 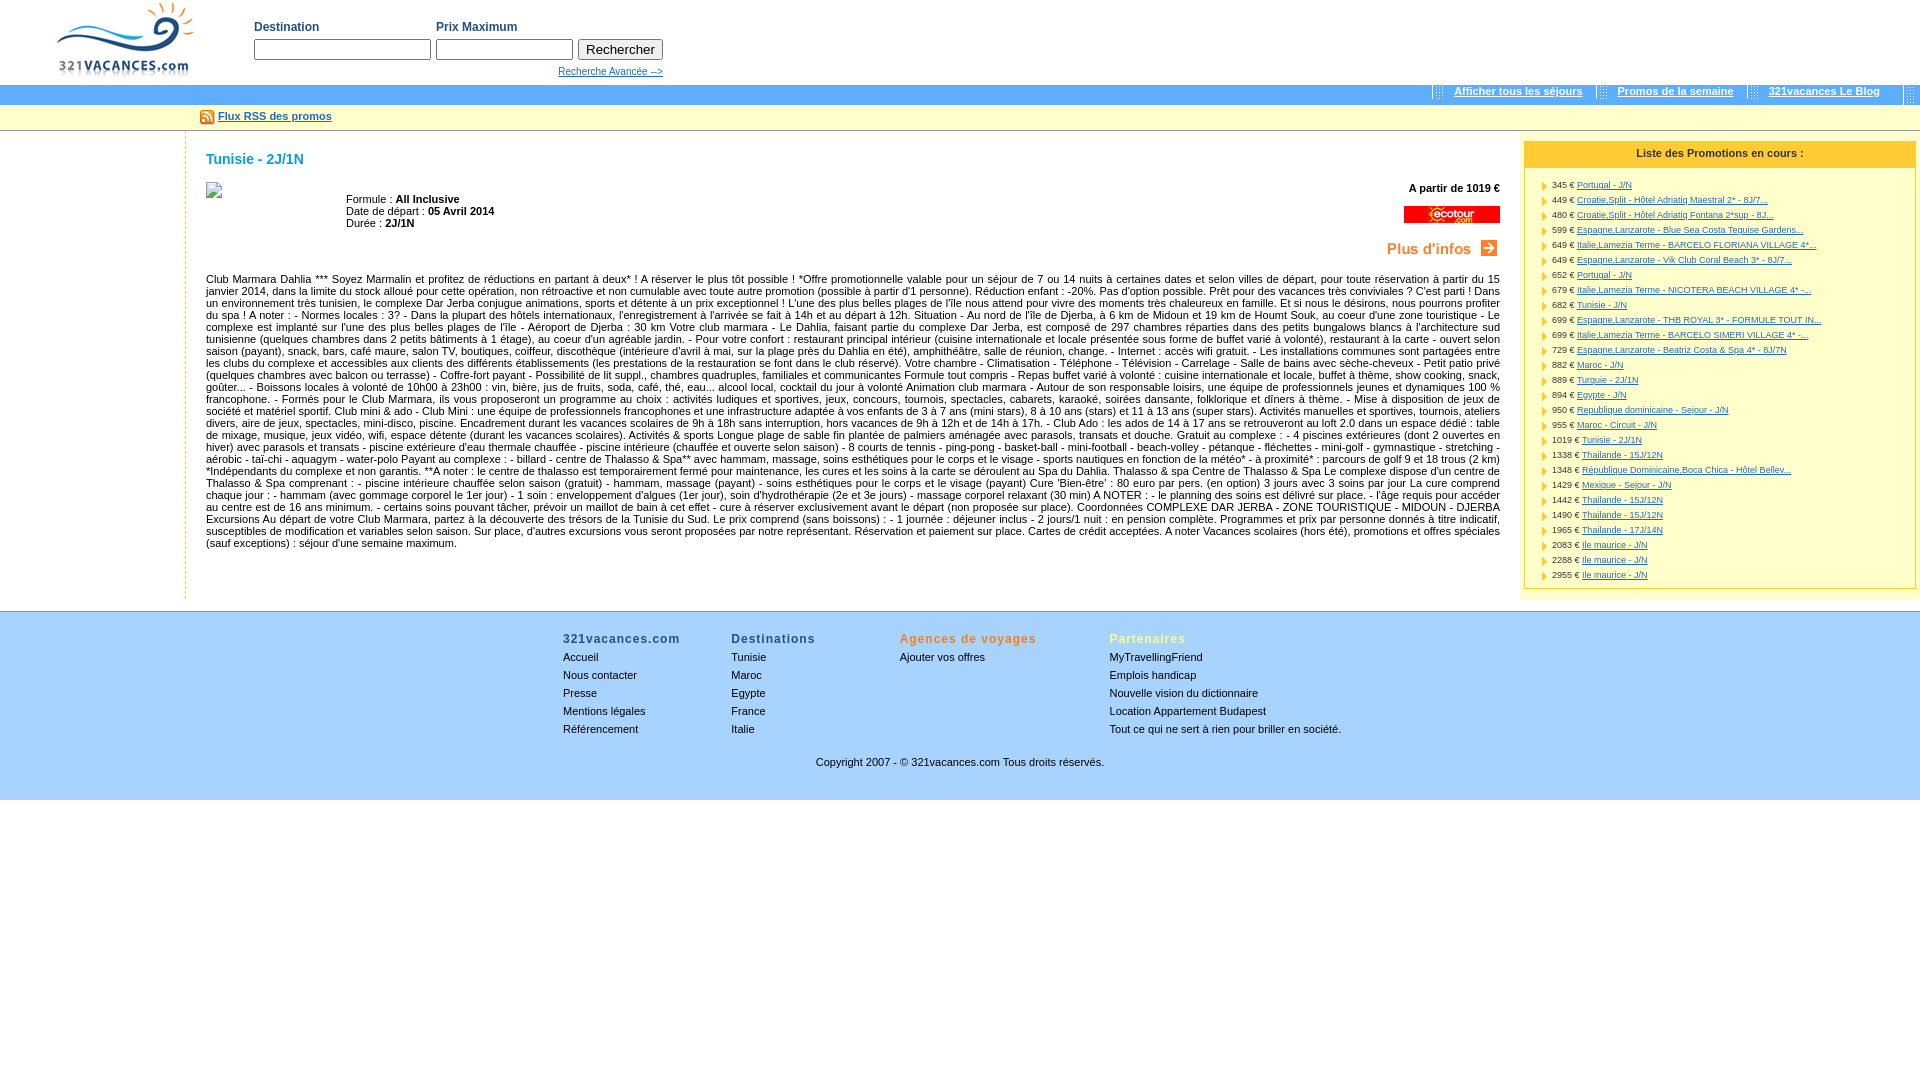 What do you see at coordinates (747, 692) in the screenshot?
I see `'Egypte'` at bounding box center [747, 692].